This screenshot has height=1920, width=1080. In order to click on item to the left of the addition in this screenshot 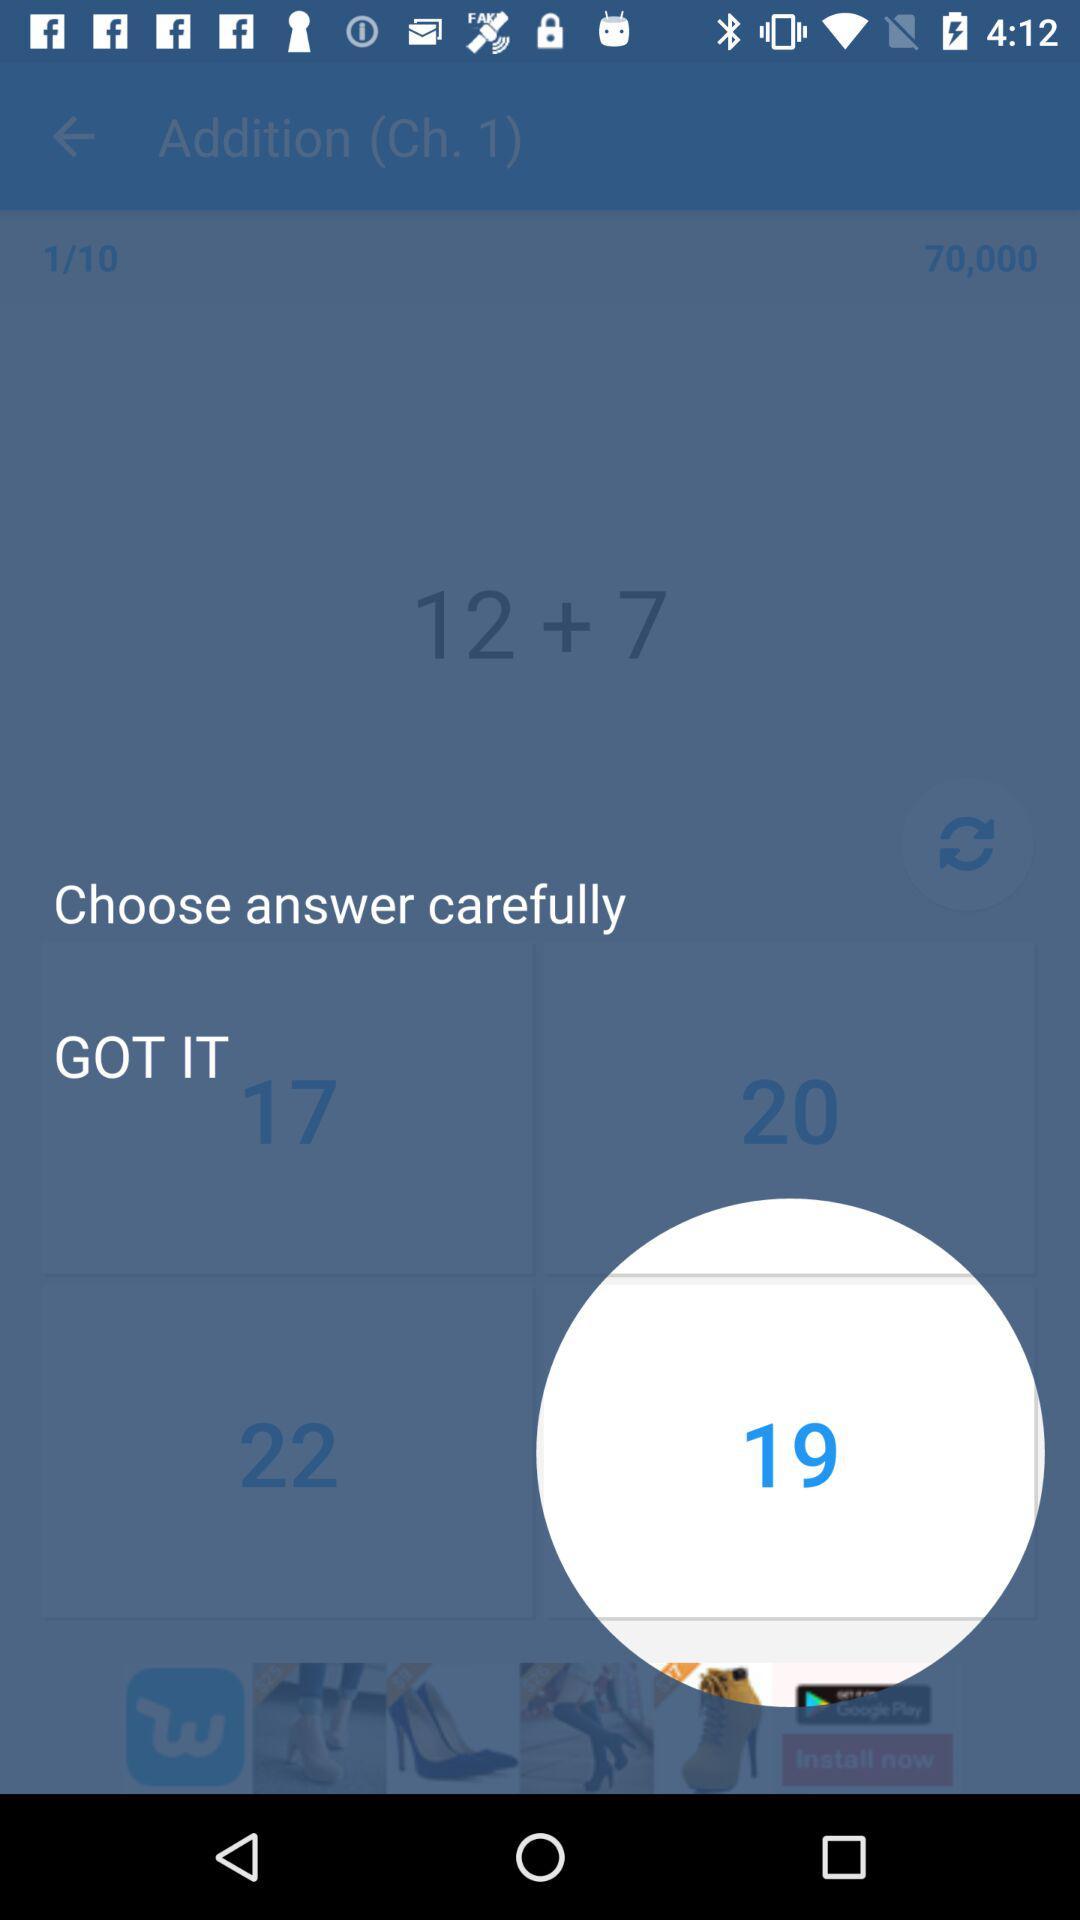, I will do `click(72, 135)`.